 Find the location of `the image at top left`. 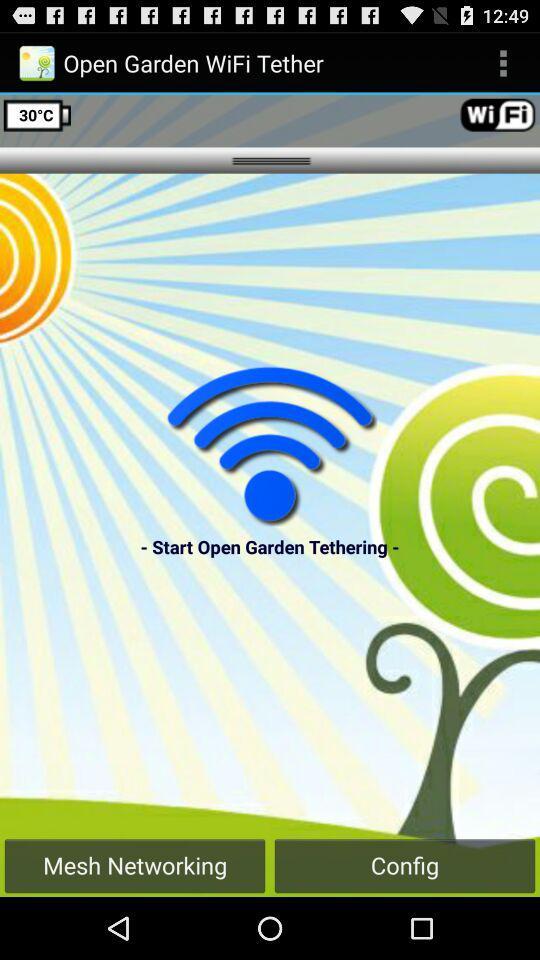

the image at top left is located at coordinates (36, 62).